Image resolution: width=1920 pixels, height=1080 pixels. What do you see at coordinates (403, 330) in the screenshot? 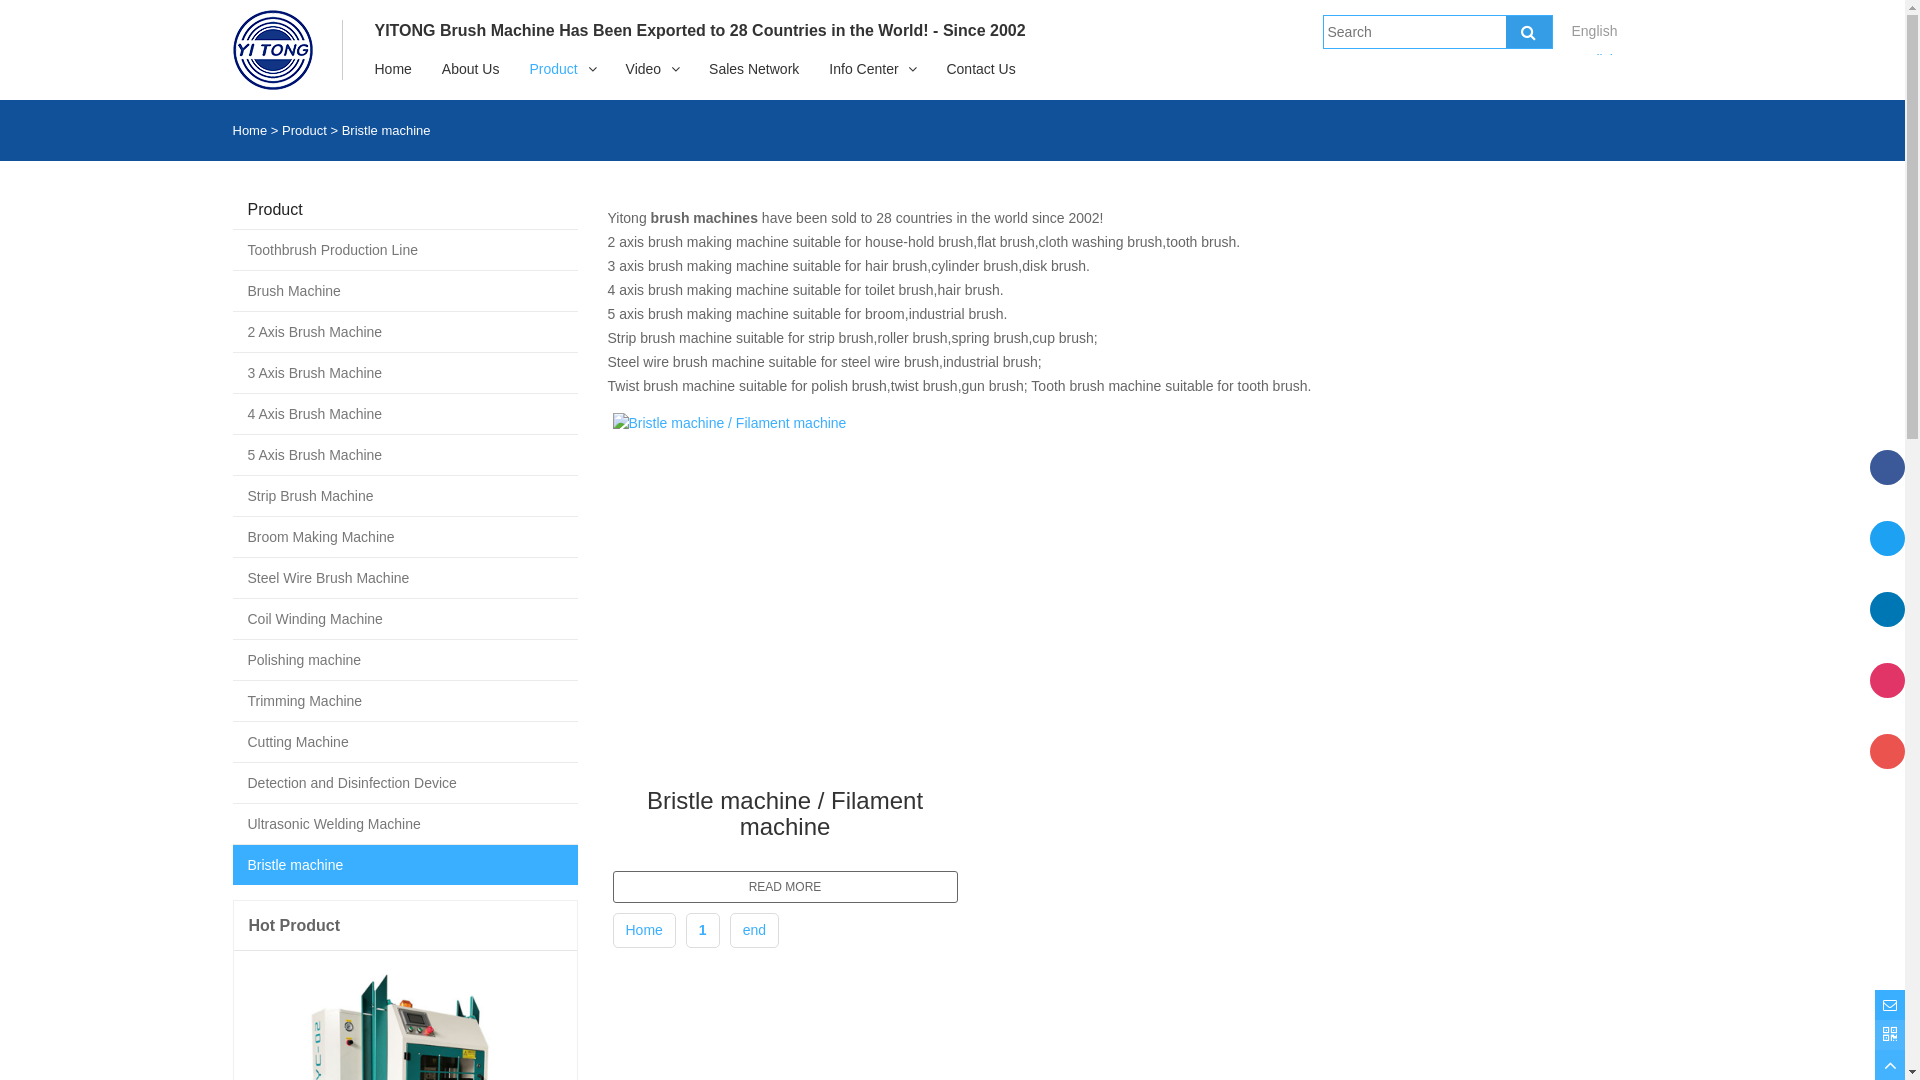
I see `'2 Axis Brush Machine'` at bounding box center [403, 330].